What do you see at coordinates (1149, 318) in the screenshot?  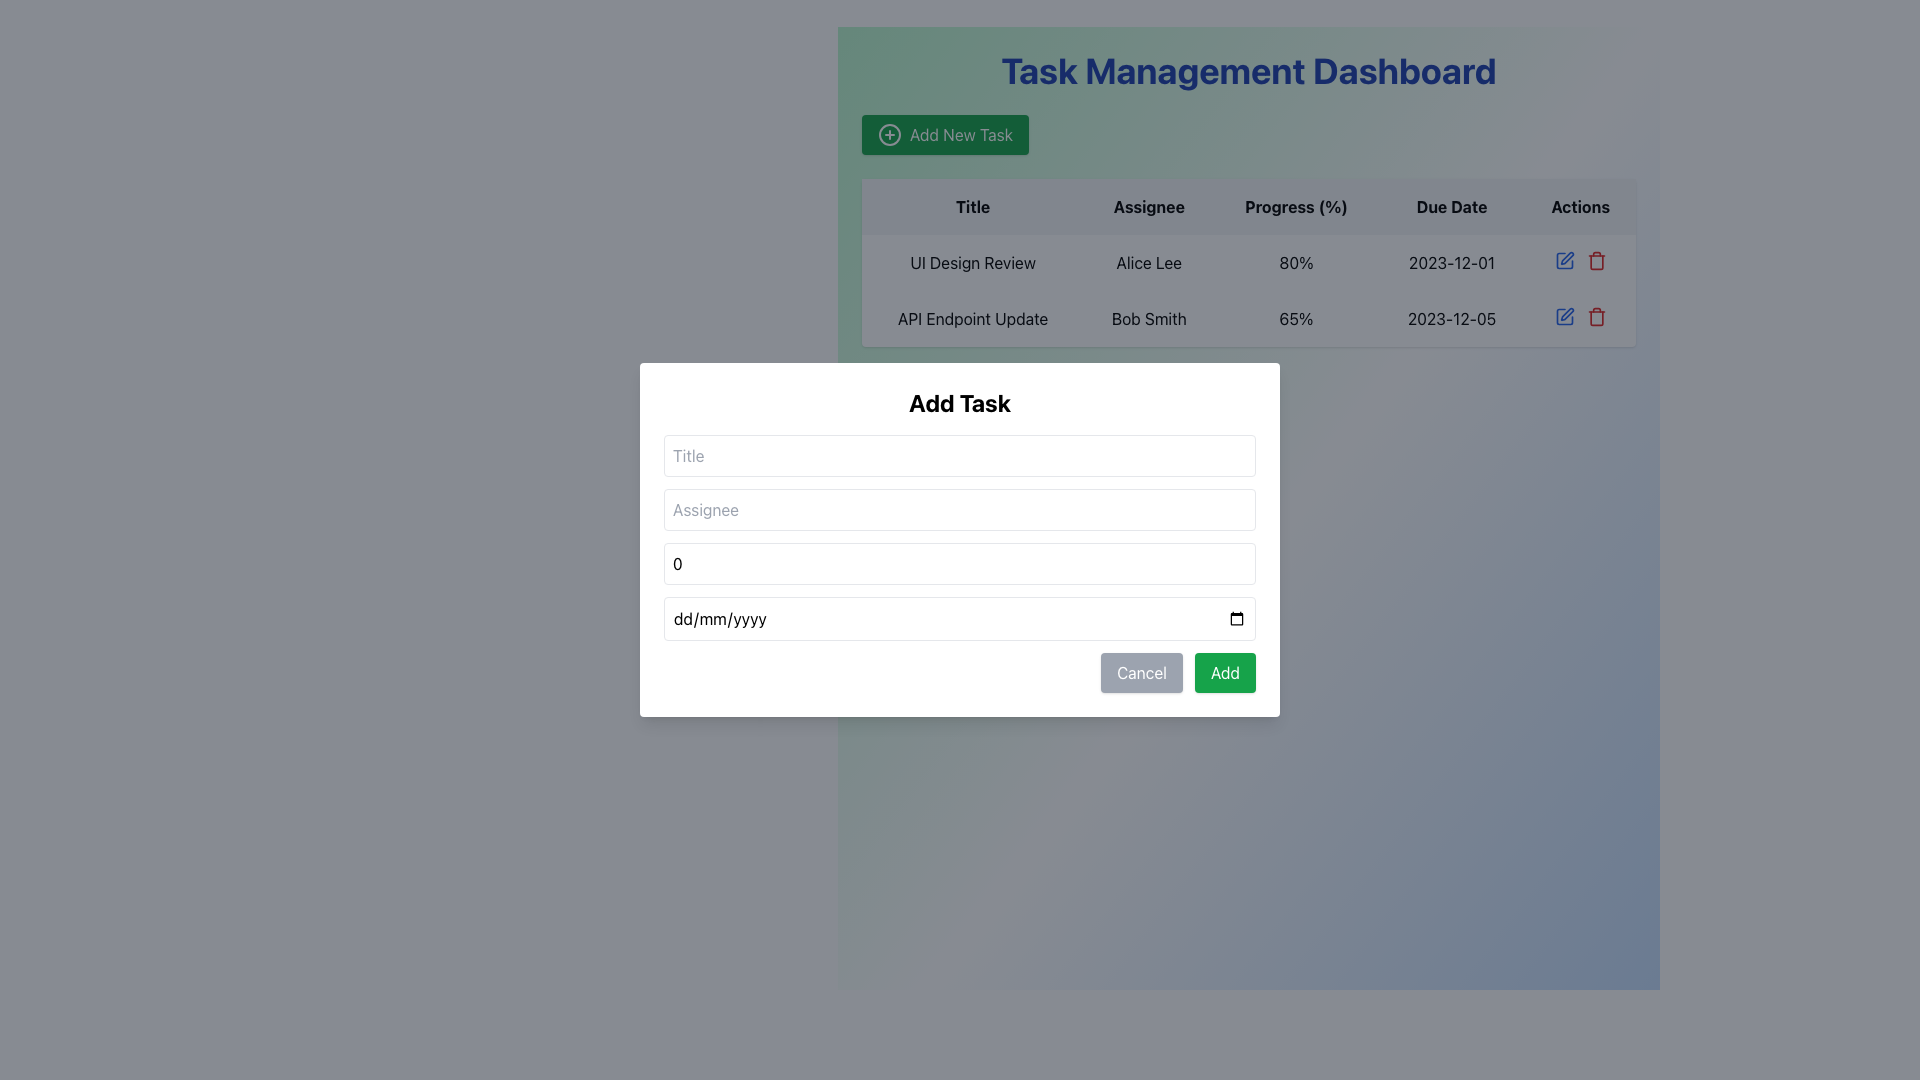 I see `text label displaying 'Bob Smith' located in the second row of the data table under the 'Assignee' column` at bounding box center [1149, 318].